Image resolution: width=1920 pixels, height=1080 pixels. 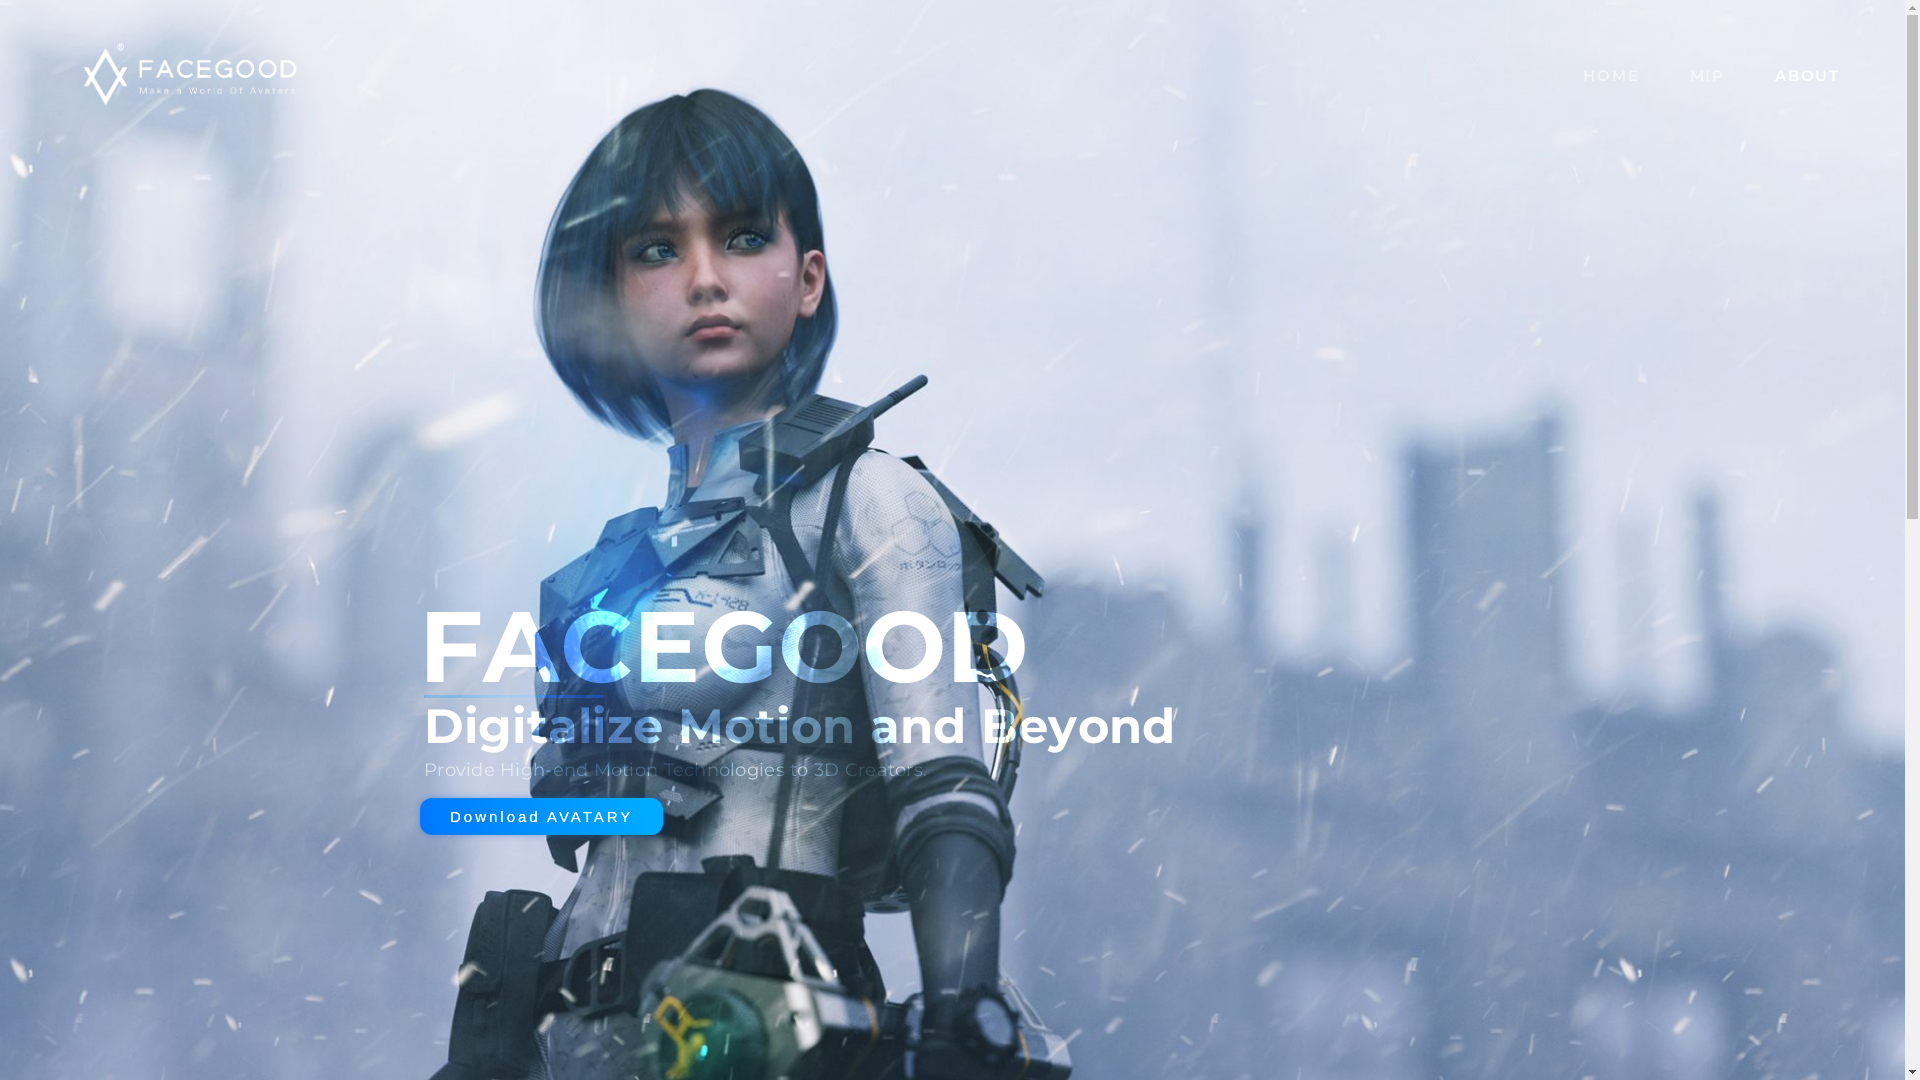 I want to click on 'HOME', so click(x=1611, y=72).